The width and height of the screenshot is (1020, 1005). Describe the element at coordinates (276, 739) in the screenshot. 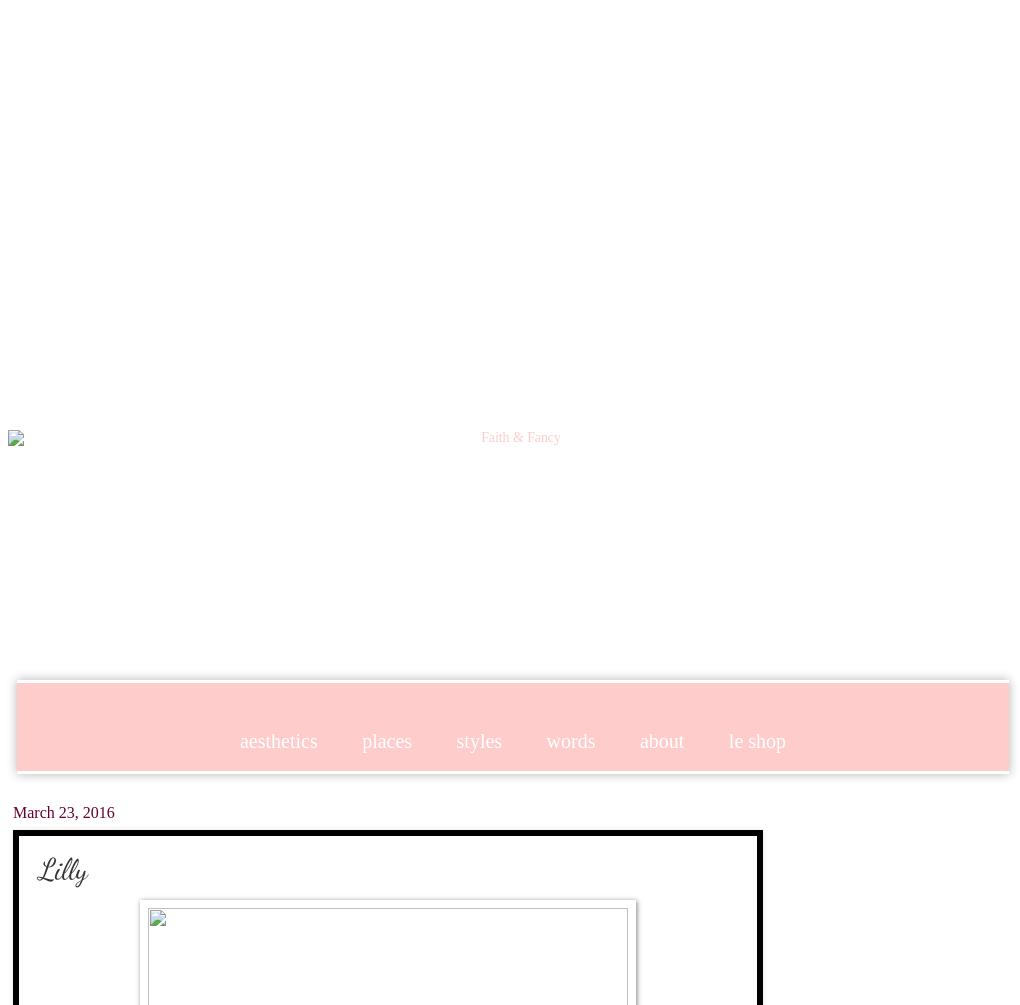

I see `'aesthetics'` at that location.